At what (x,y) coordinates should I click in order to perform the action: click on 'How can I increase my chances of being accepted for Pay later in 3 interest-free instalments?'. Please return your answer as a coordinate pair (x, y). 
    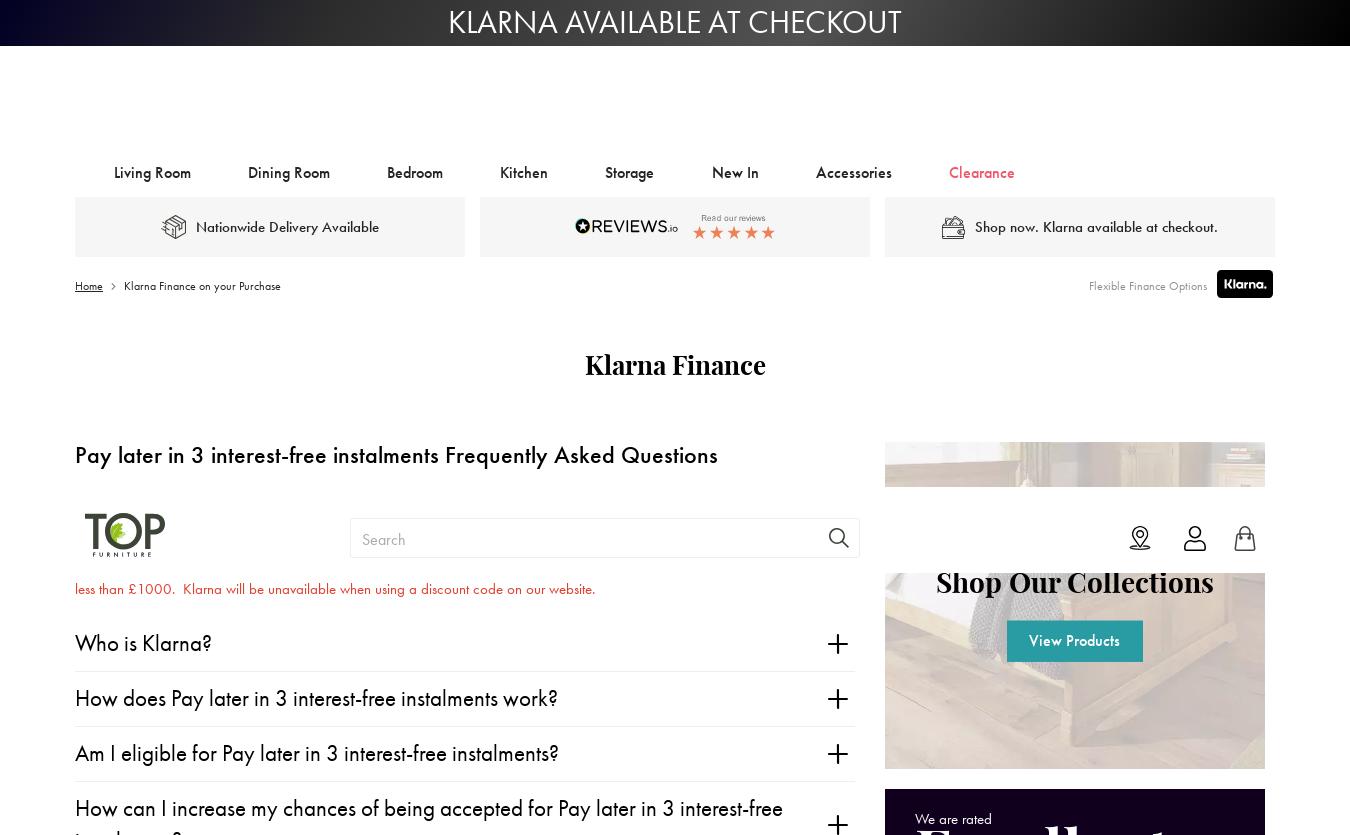
    Looking at the image, I should click on (429, 319).